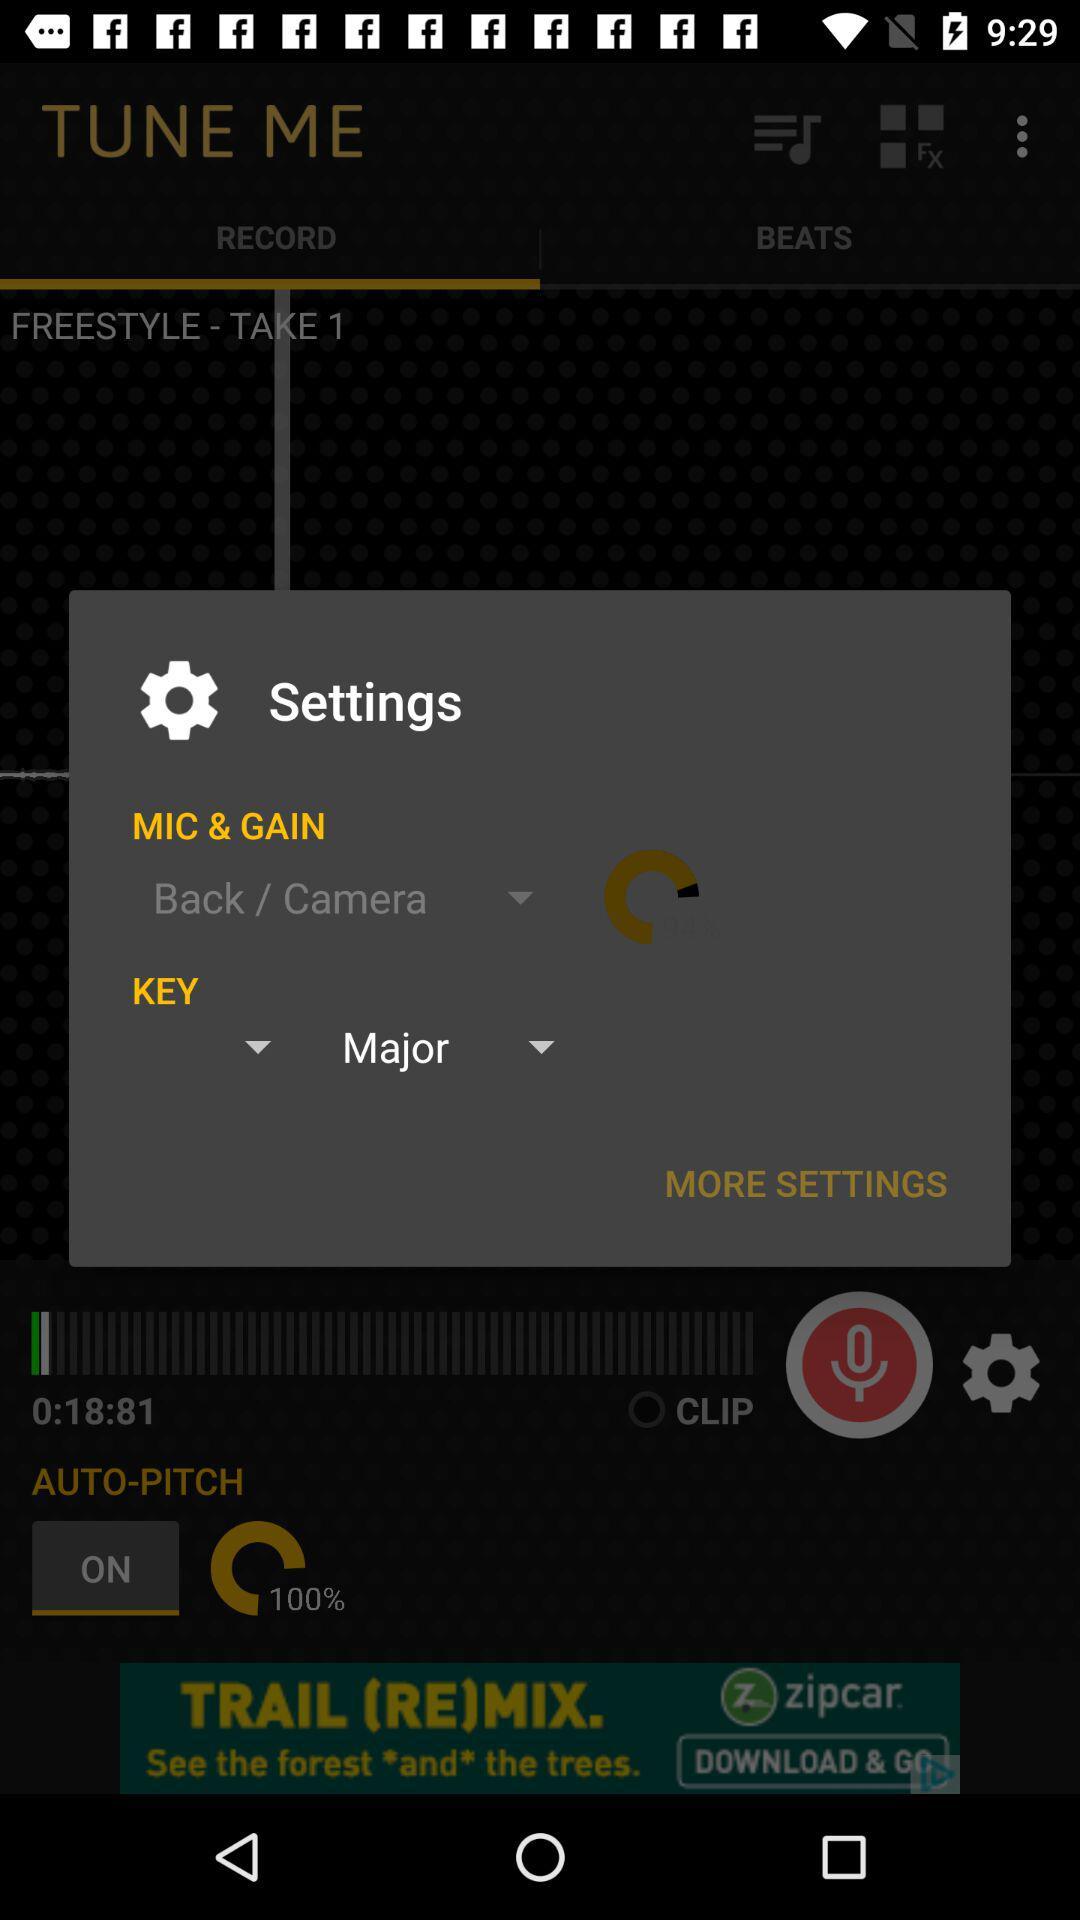 This screenshot has width=1080, height=1920. I want to click on app next to record, so click(785, 135).